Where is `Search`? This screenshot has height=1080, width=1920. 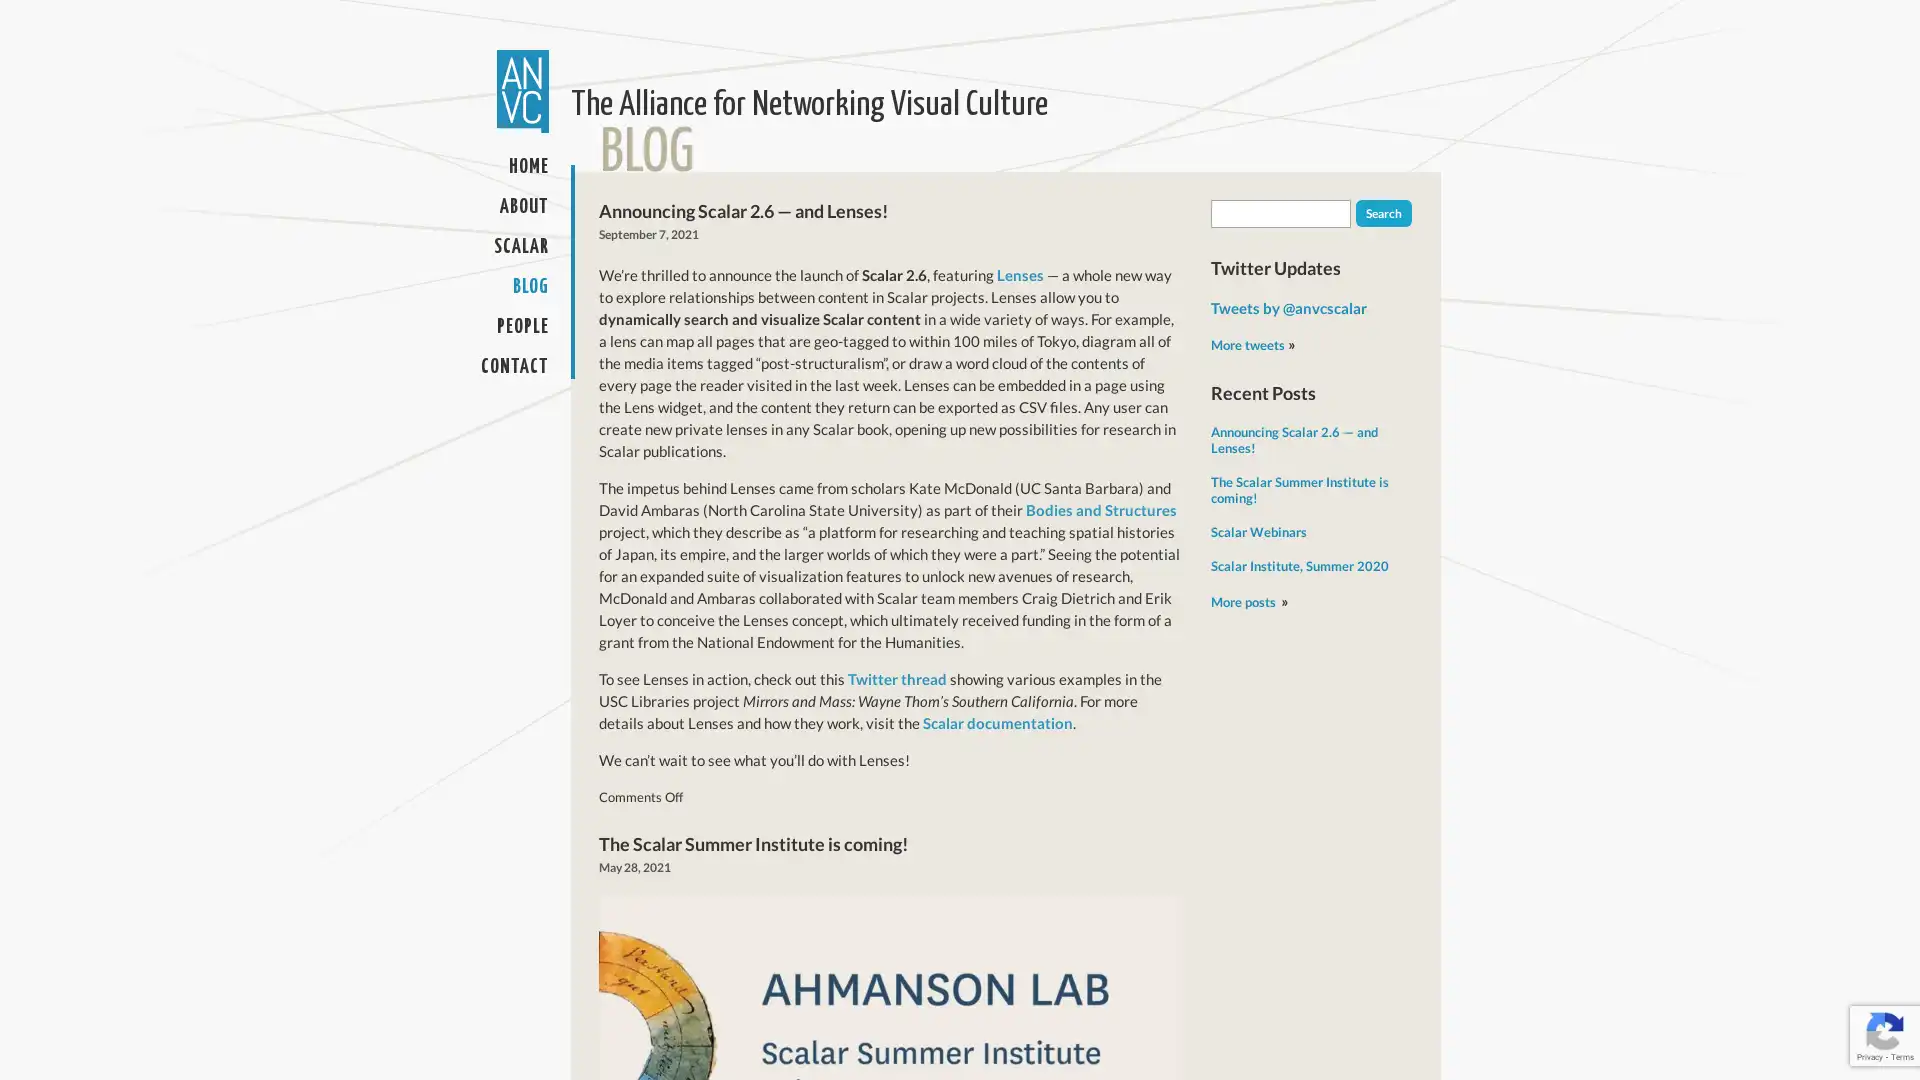
Search is located at coordinates (1382, 213).